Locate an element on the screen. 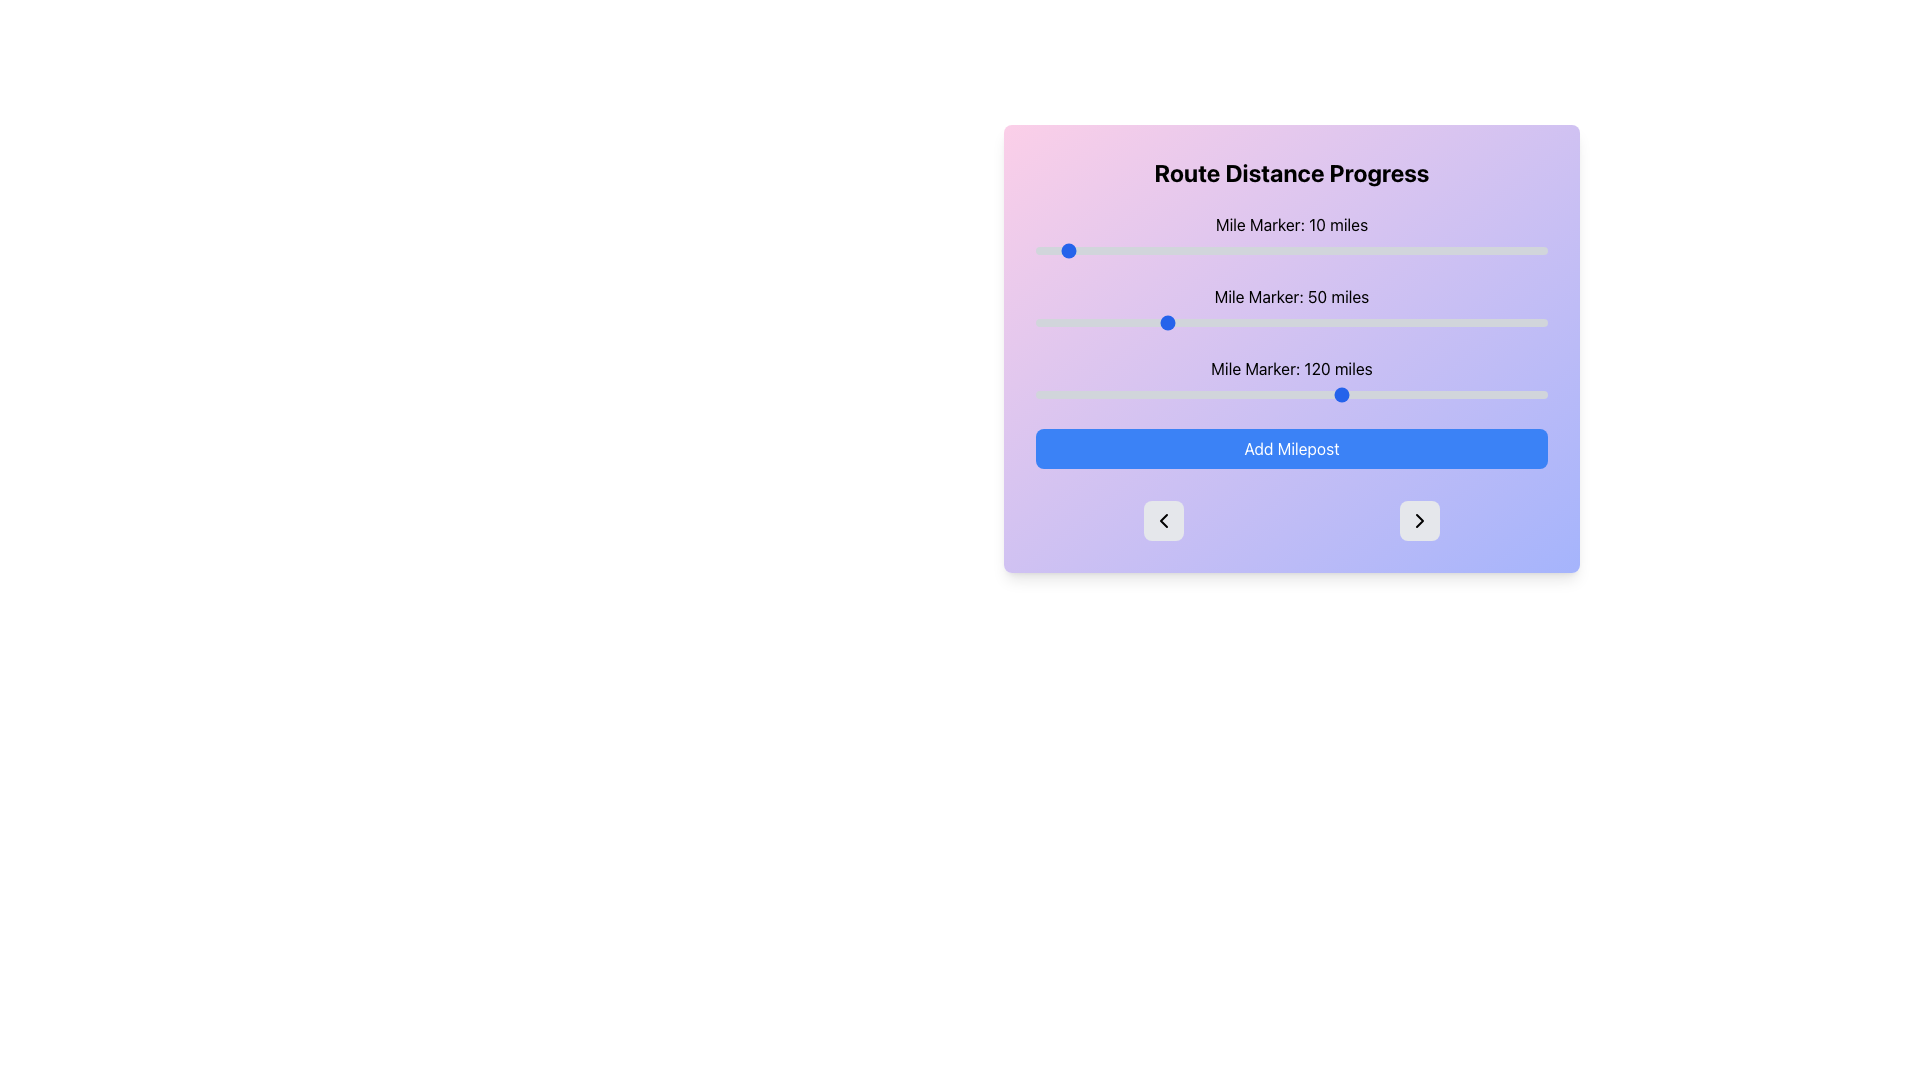 The image size is (1920, 1080). the mile marker is located at coordinates (1060, 322).